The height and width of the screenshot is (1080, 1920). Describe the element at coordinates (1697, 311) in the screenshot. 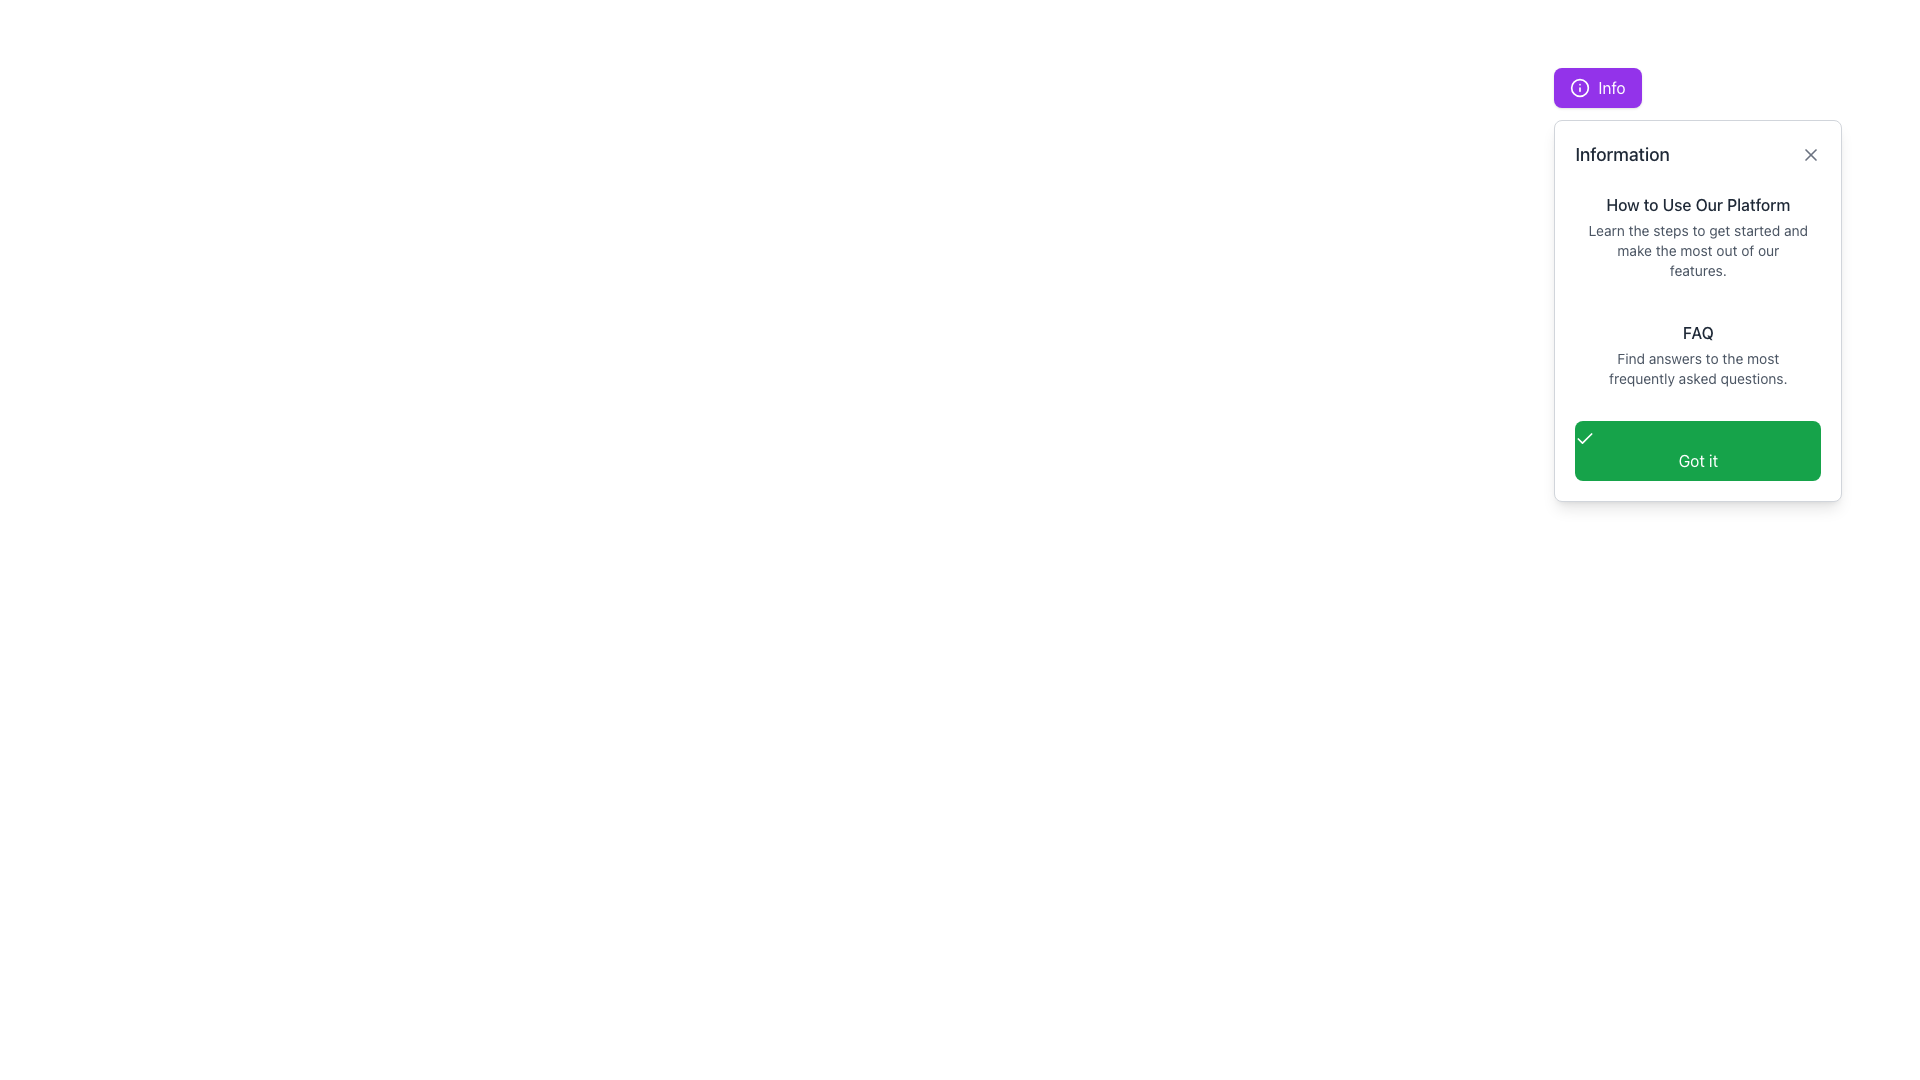

I see `informational content displayed in the tooltip that appears below the 'Info' button` at that location.